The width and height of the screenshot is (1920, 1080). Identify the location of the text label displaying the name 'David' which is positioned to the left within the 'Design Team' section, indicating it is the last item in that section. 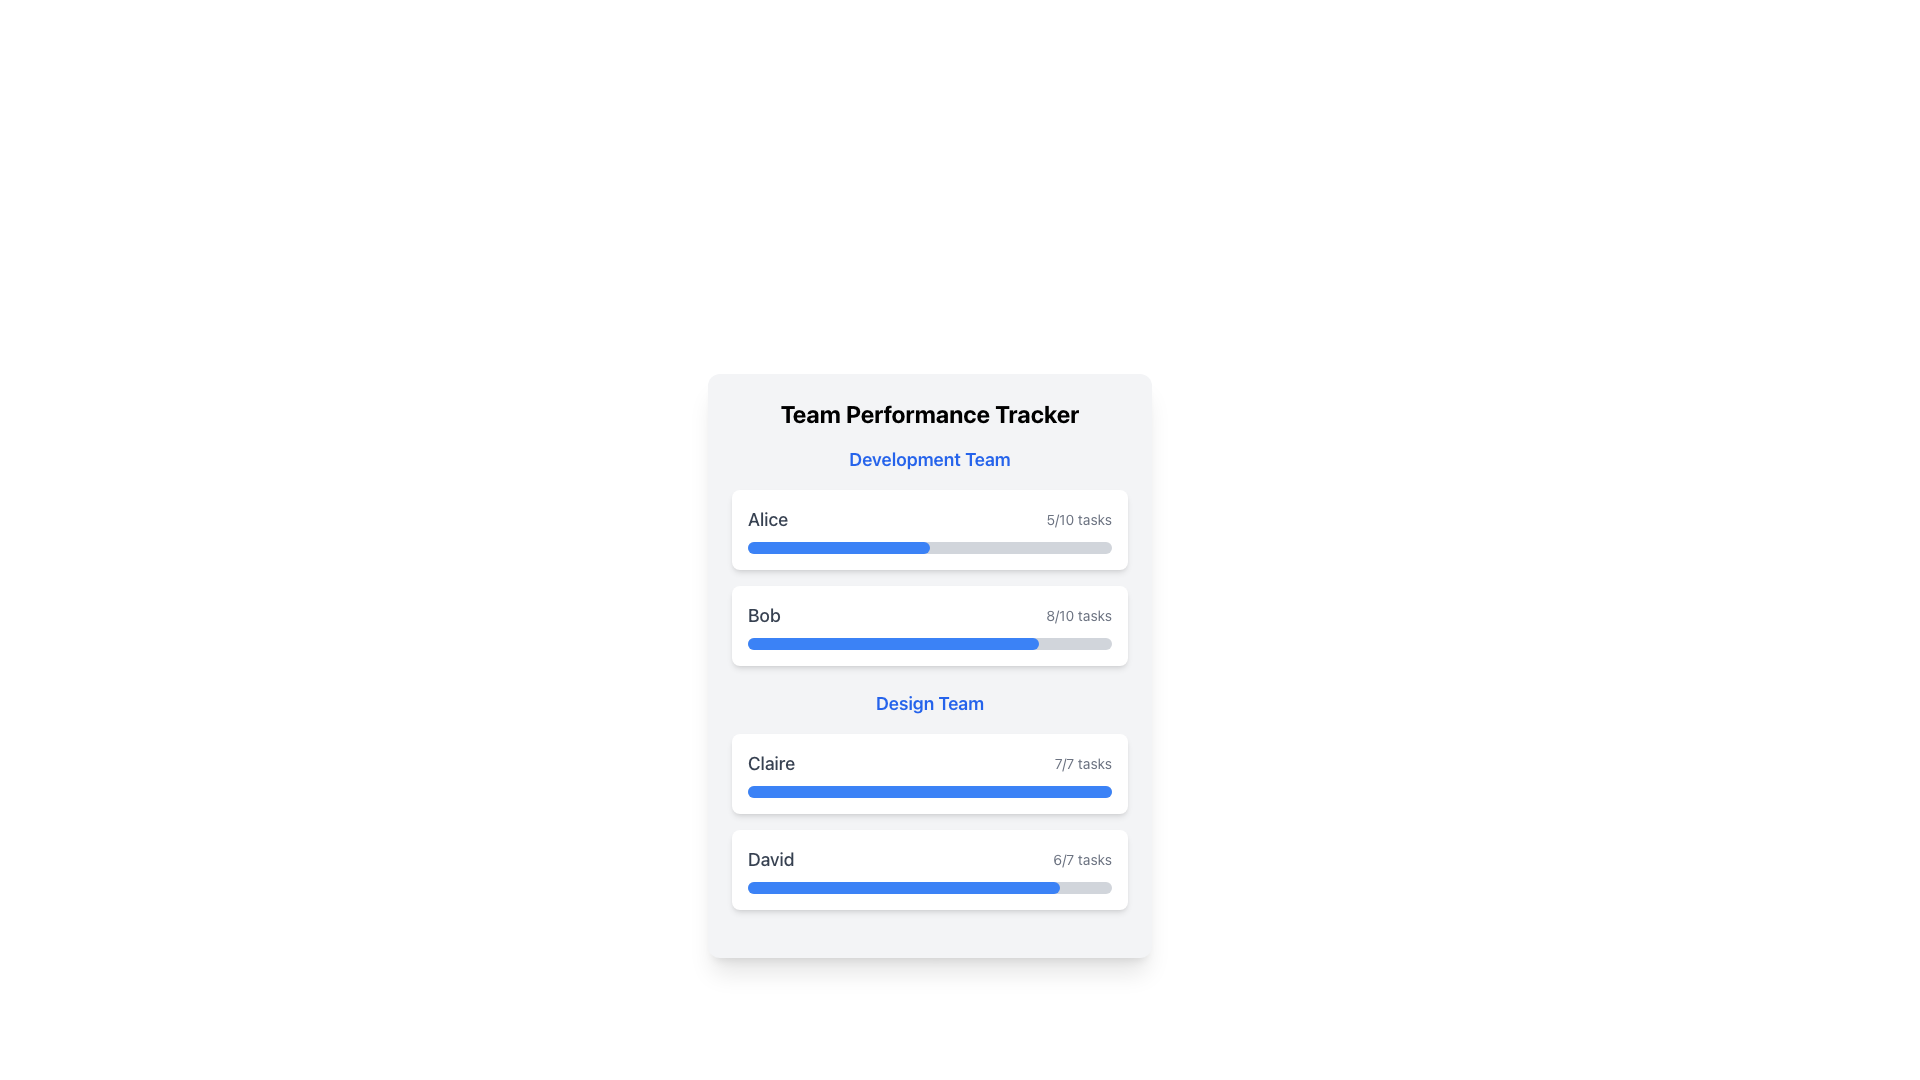
(770, 859).